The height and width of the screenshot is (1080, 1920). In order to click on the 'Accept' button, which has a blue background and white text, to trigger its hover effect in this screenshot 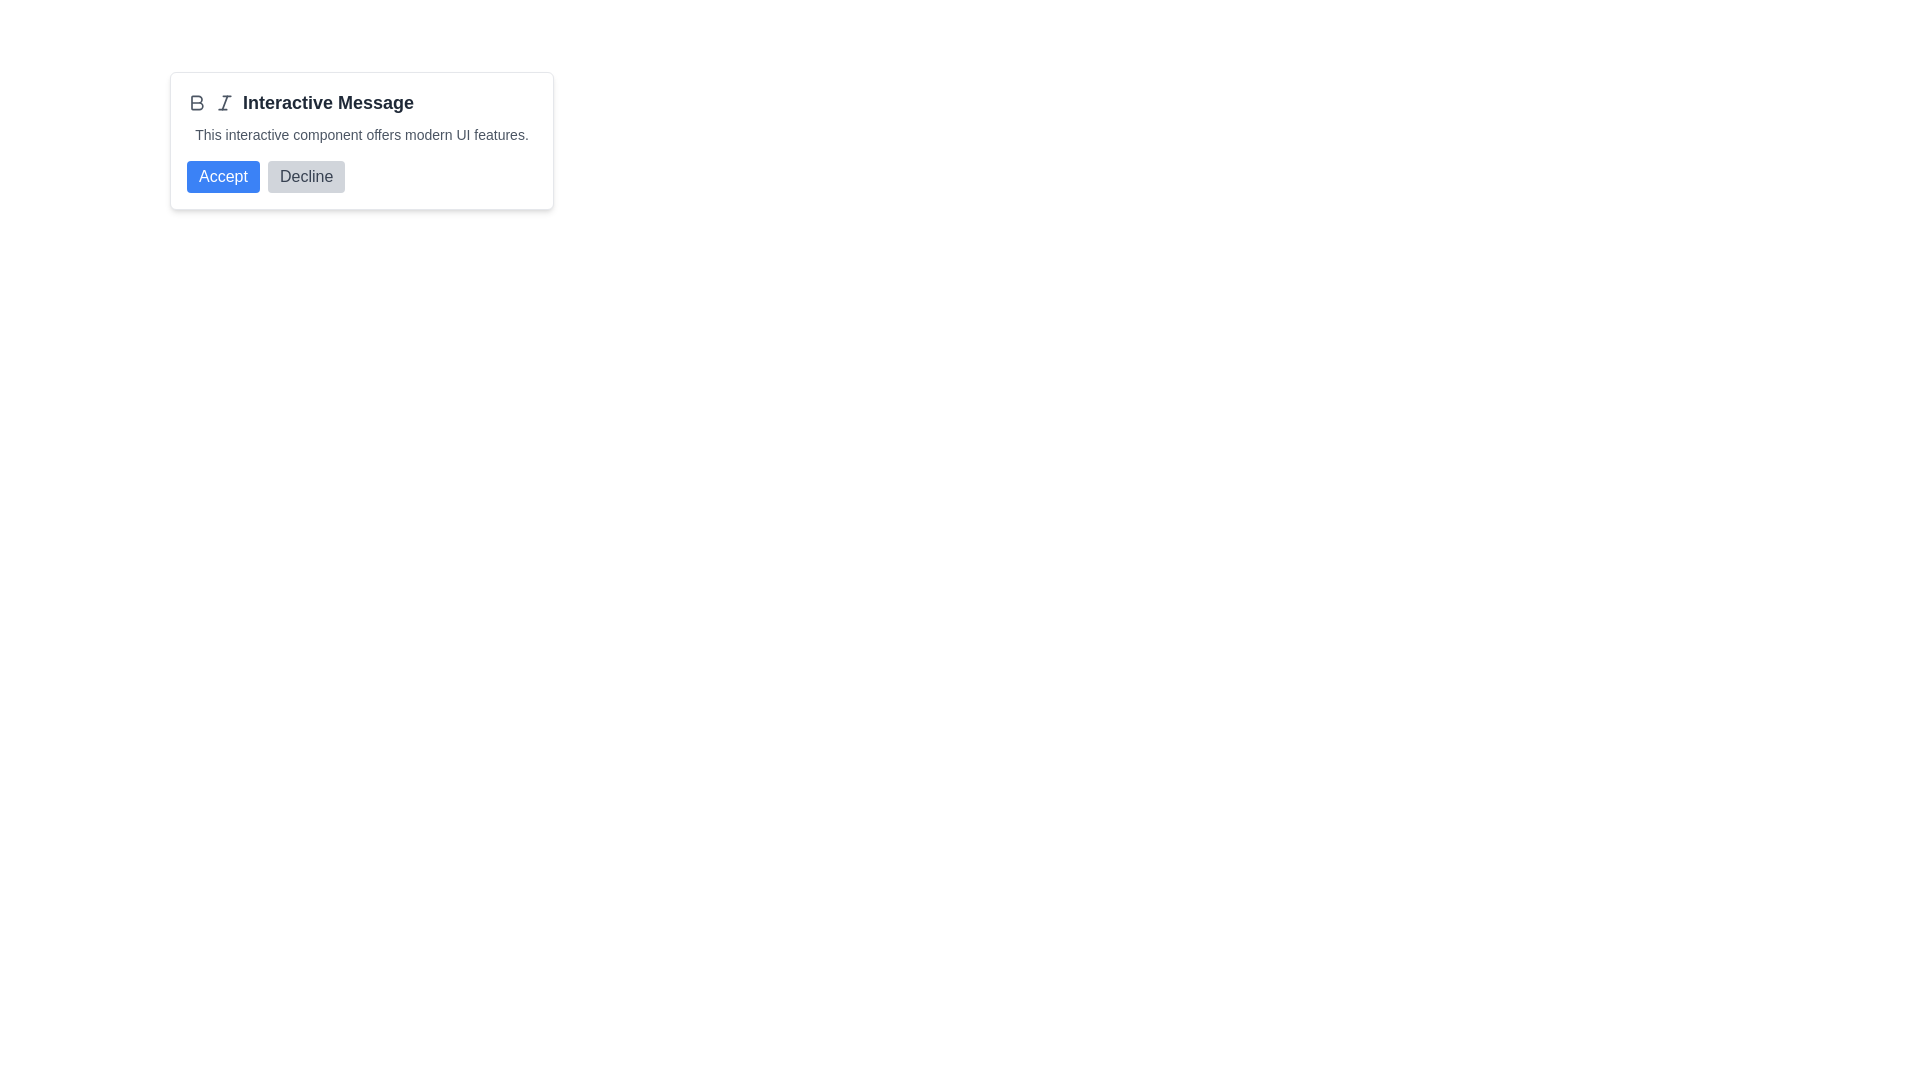, I will do `click(223, 176)`.